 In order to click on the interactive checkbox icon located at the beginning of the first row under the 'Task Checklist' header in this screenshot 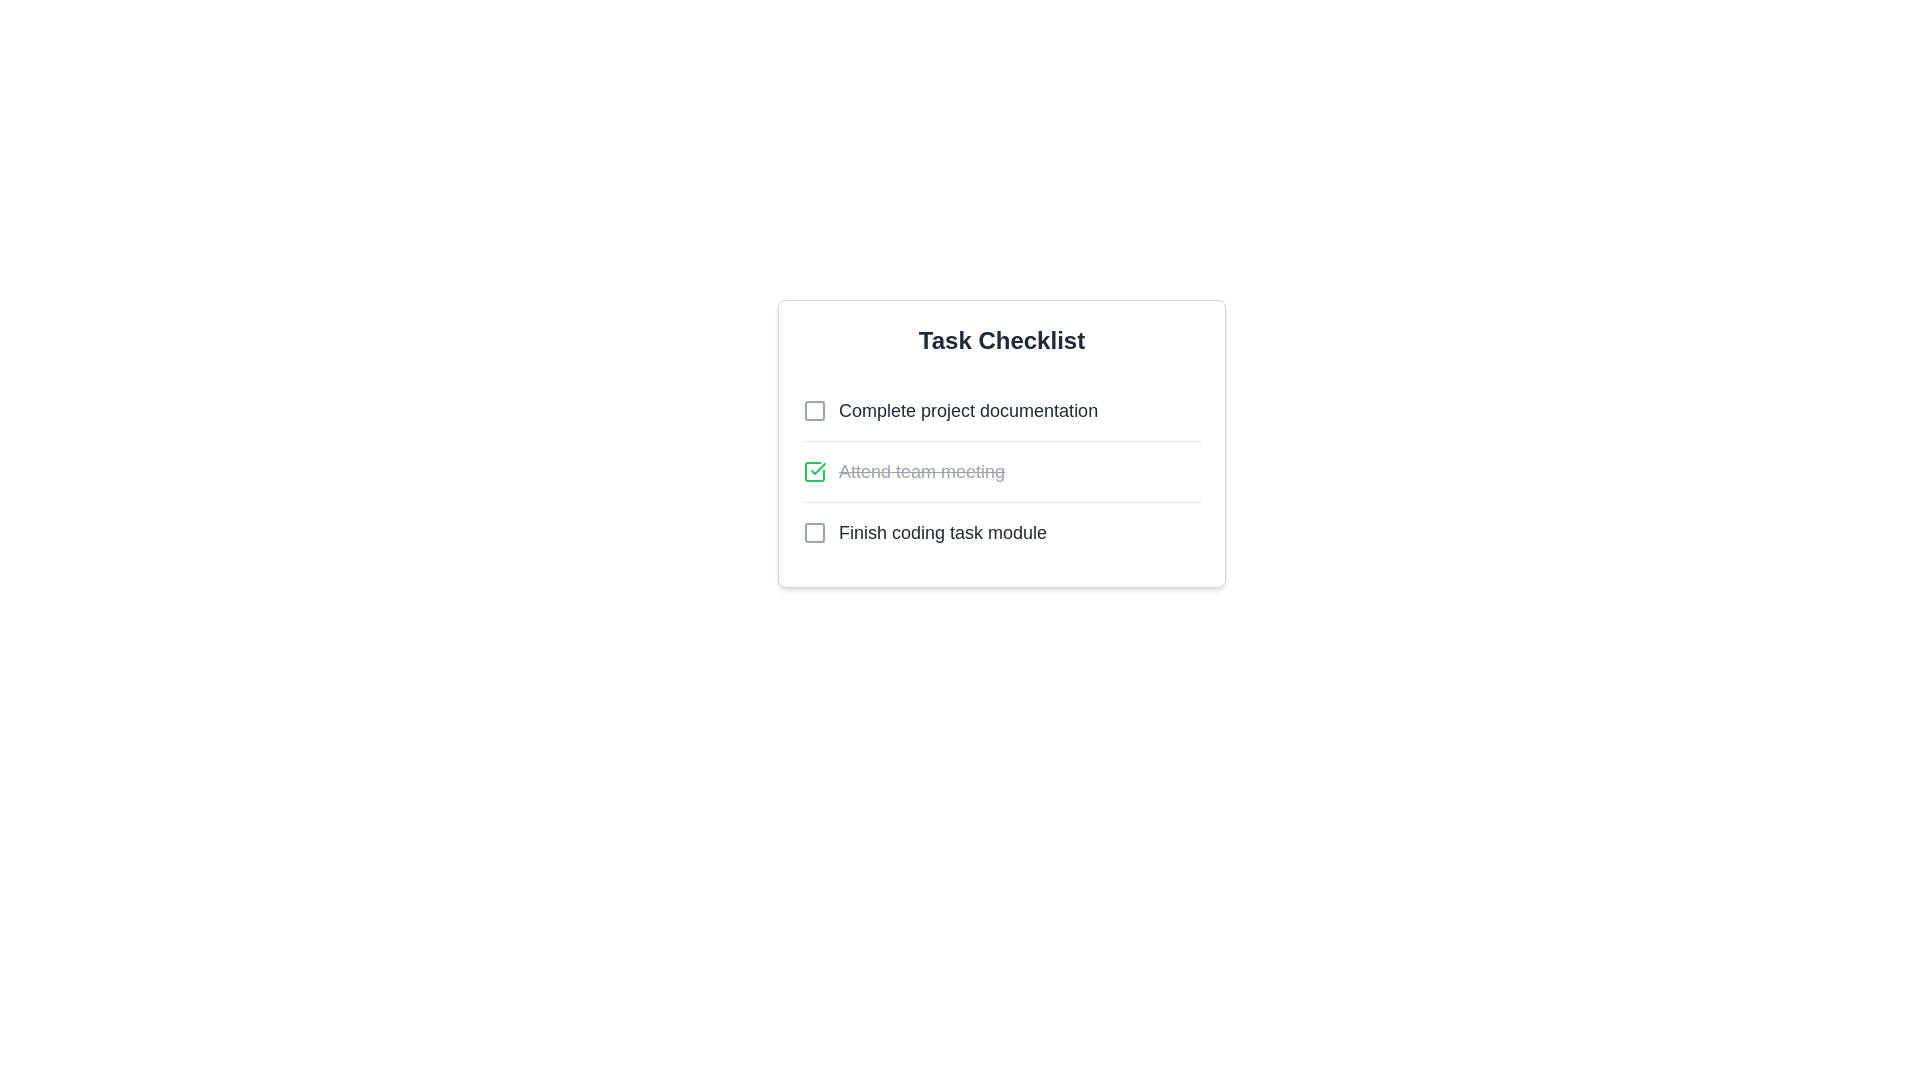, I will do `click(815, 410)`.